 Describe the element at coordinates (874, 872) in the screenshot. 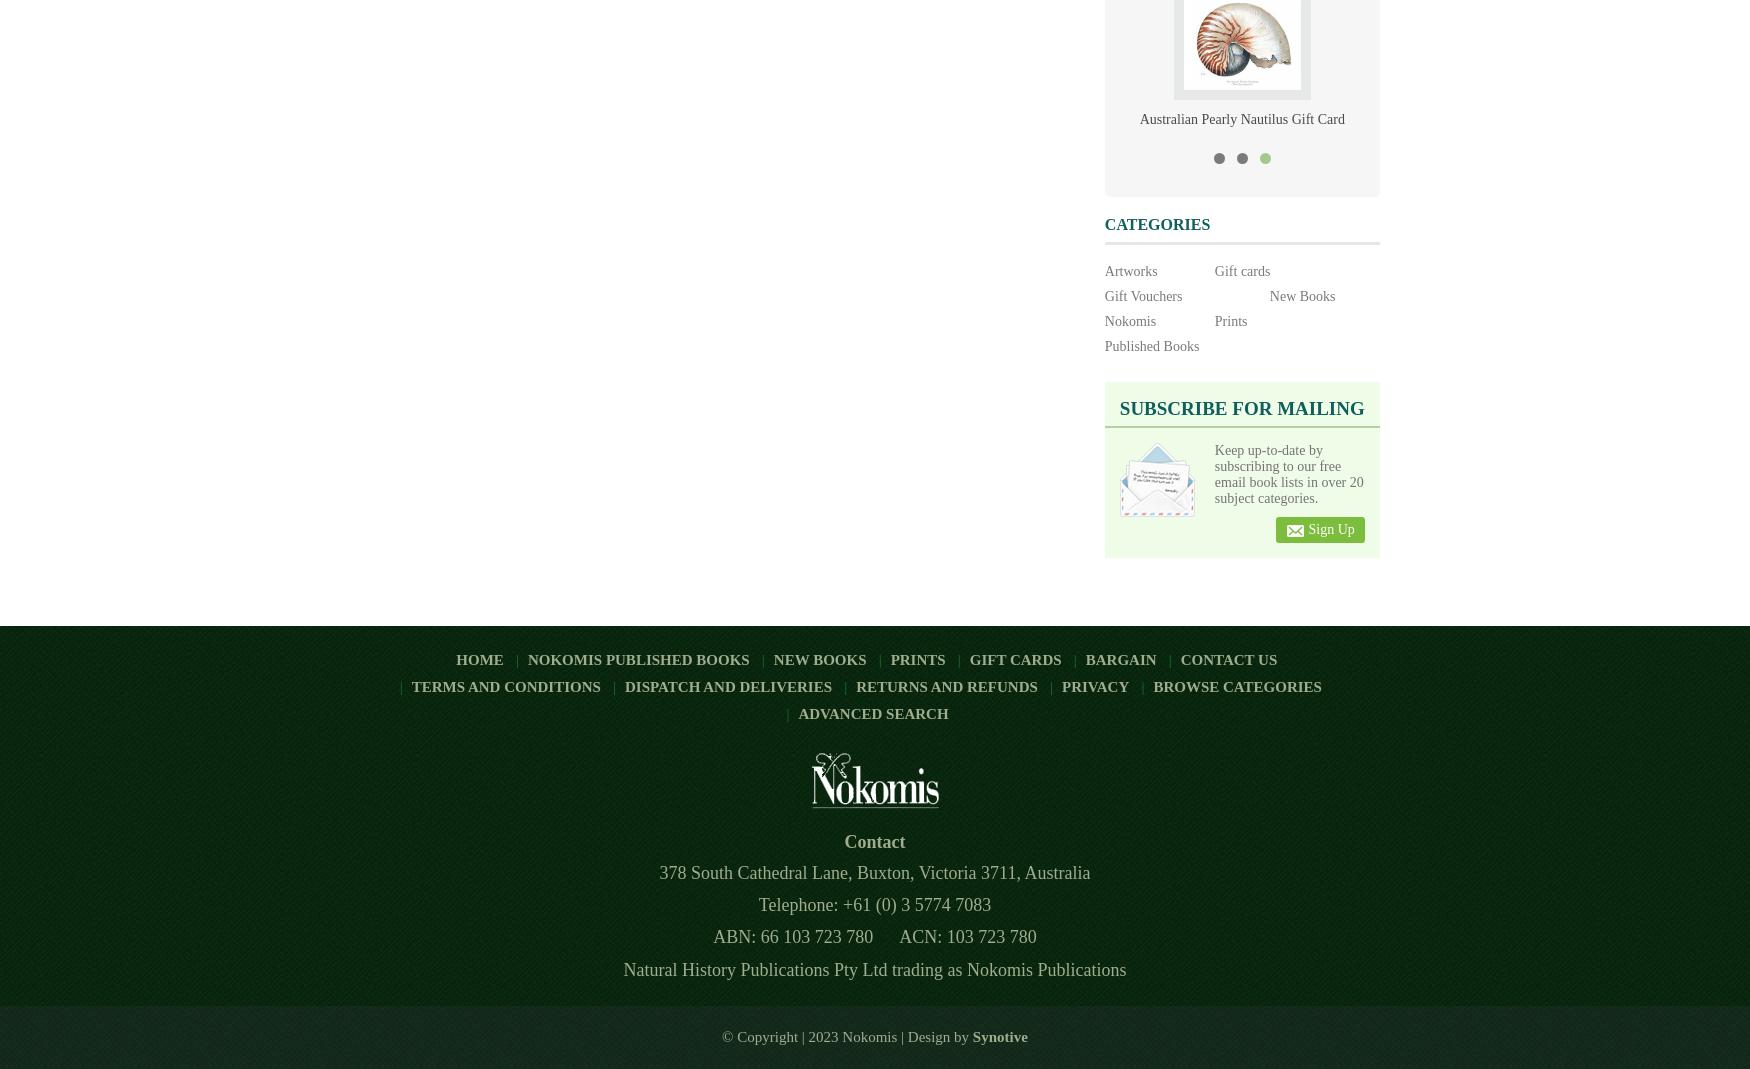

I see `'378 South Cathedral Lane, Buxton, Victoria 3711, Australia'` at that location.